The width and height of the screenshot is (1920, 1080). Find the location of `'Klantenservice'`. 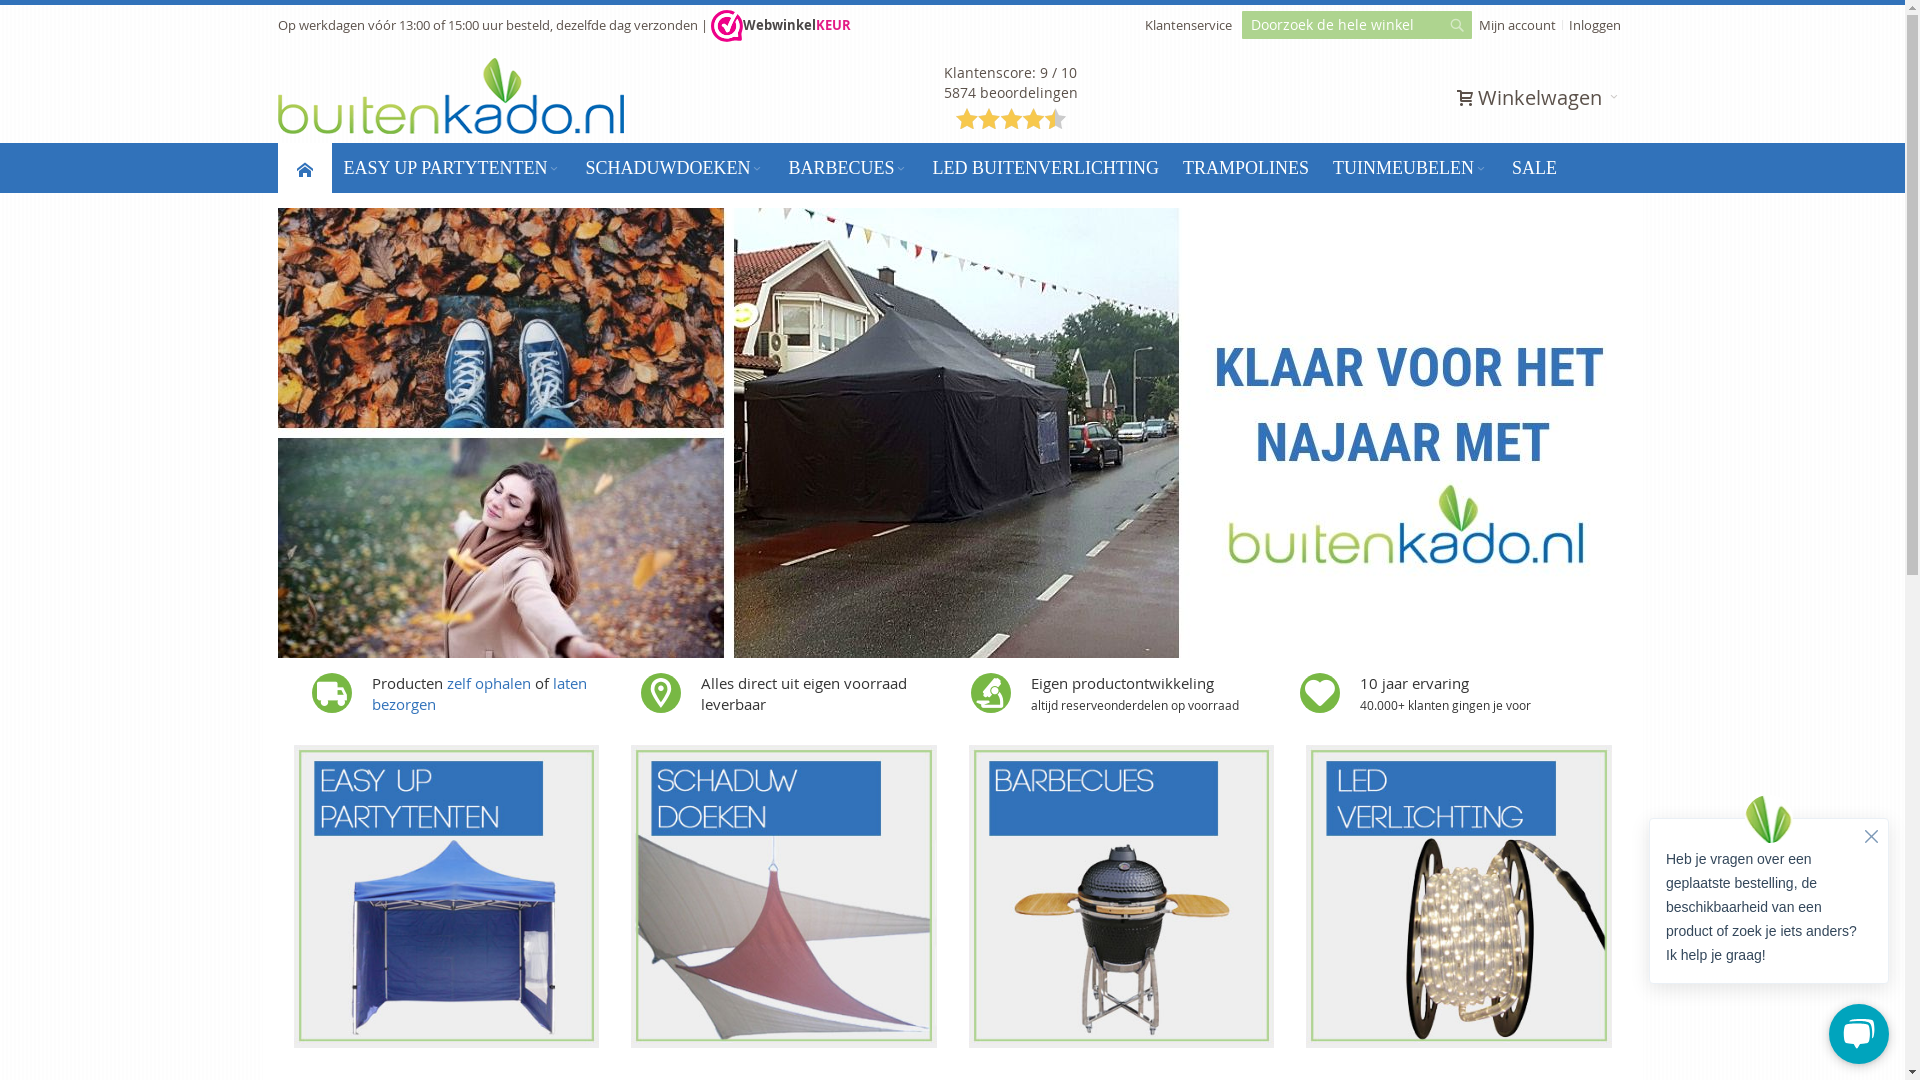

'Klantenservice' is located at coordinates (1187, 24).